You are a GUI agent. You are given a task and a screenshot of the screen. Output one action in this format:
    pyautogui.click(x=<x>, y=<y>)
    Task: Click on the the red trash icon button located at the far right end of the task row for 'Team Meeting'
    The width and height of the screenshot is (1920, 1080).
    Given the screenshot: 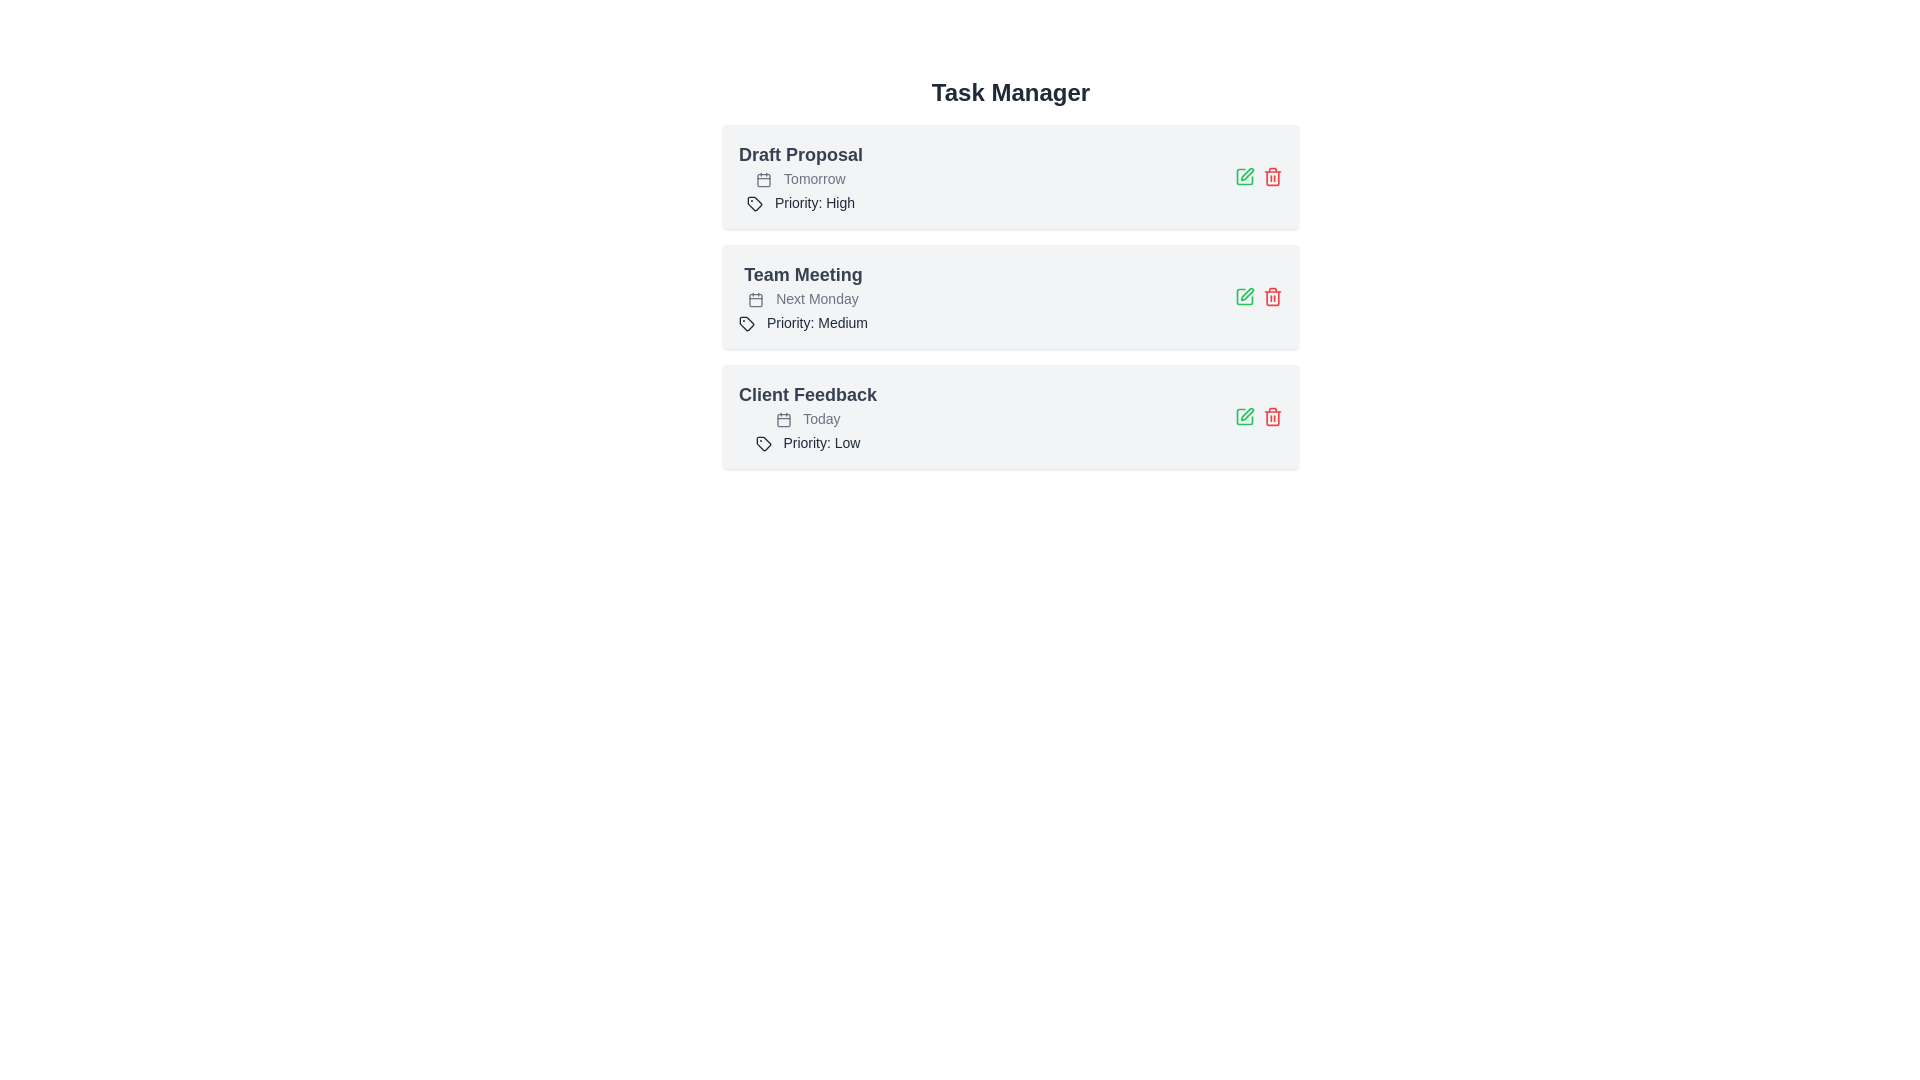 What is the action you would take?
    pyautogui.click(x=1271, y=297)
    